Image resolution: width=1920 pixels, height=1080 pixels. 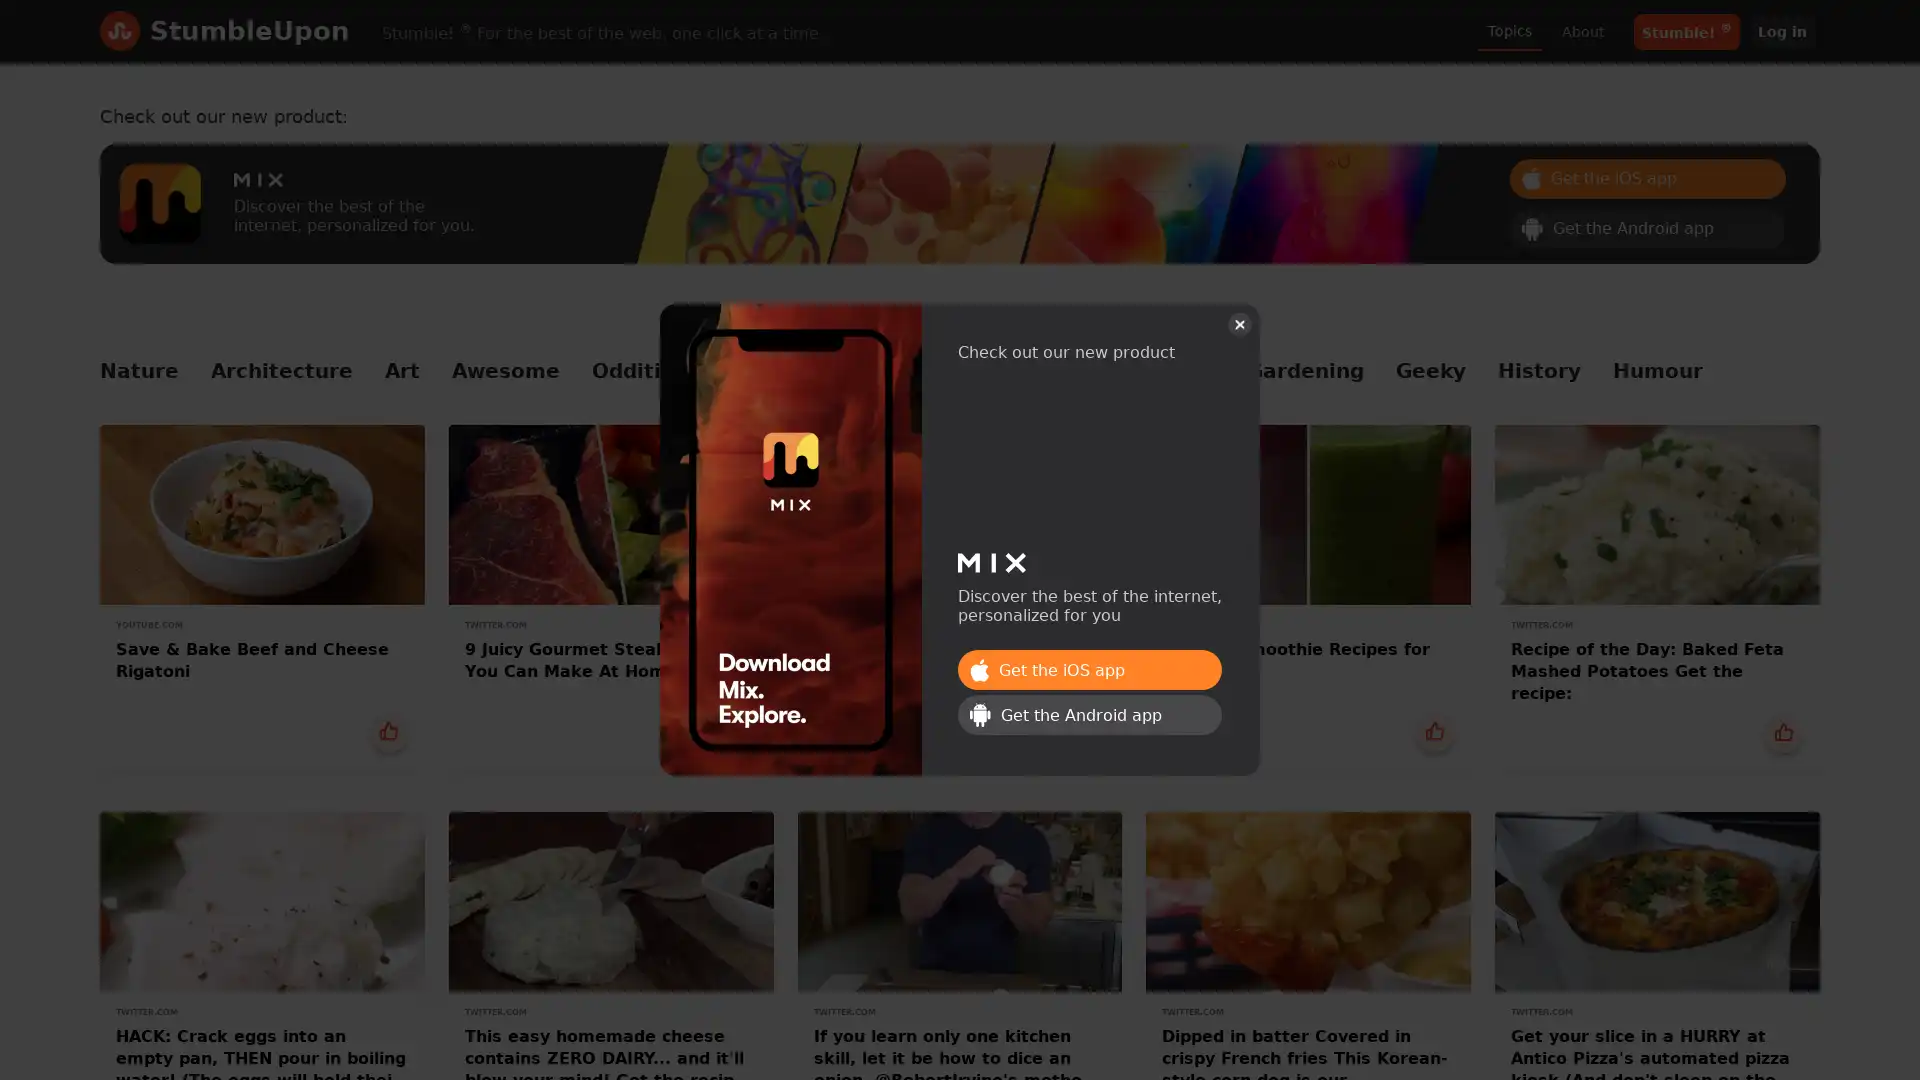 I want to click on Header Image 1 Get the iOS app, so click(x=1647, y=176).